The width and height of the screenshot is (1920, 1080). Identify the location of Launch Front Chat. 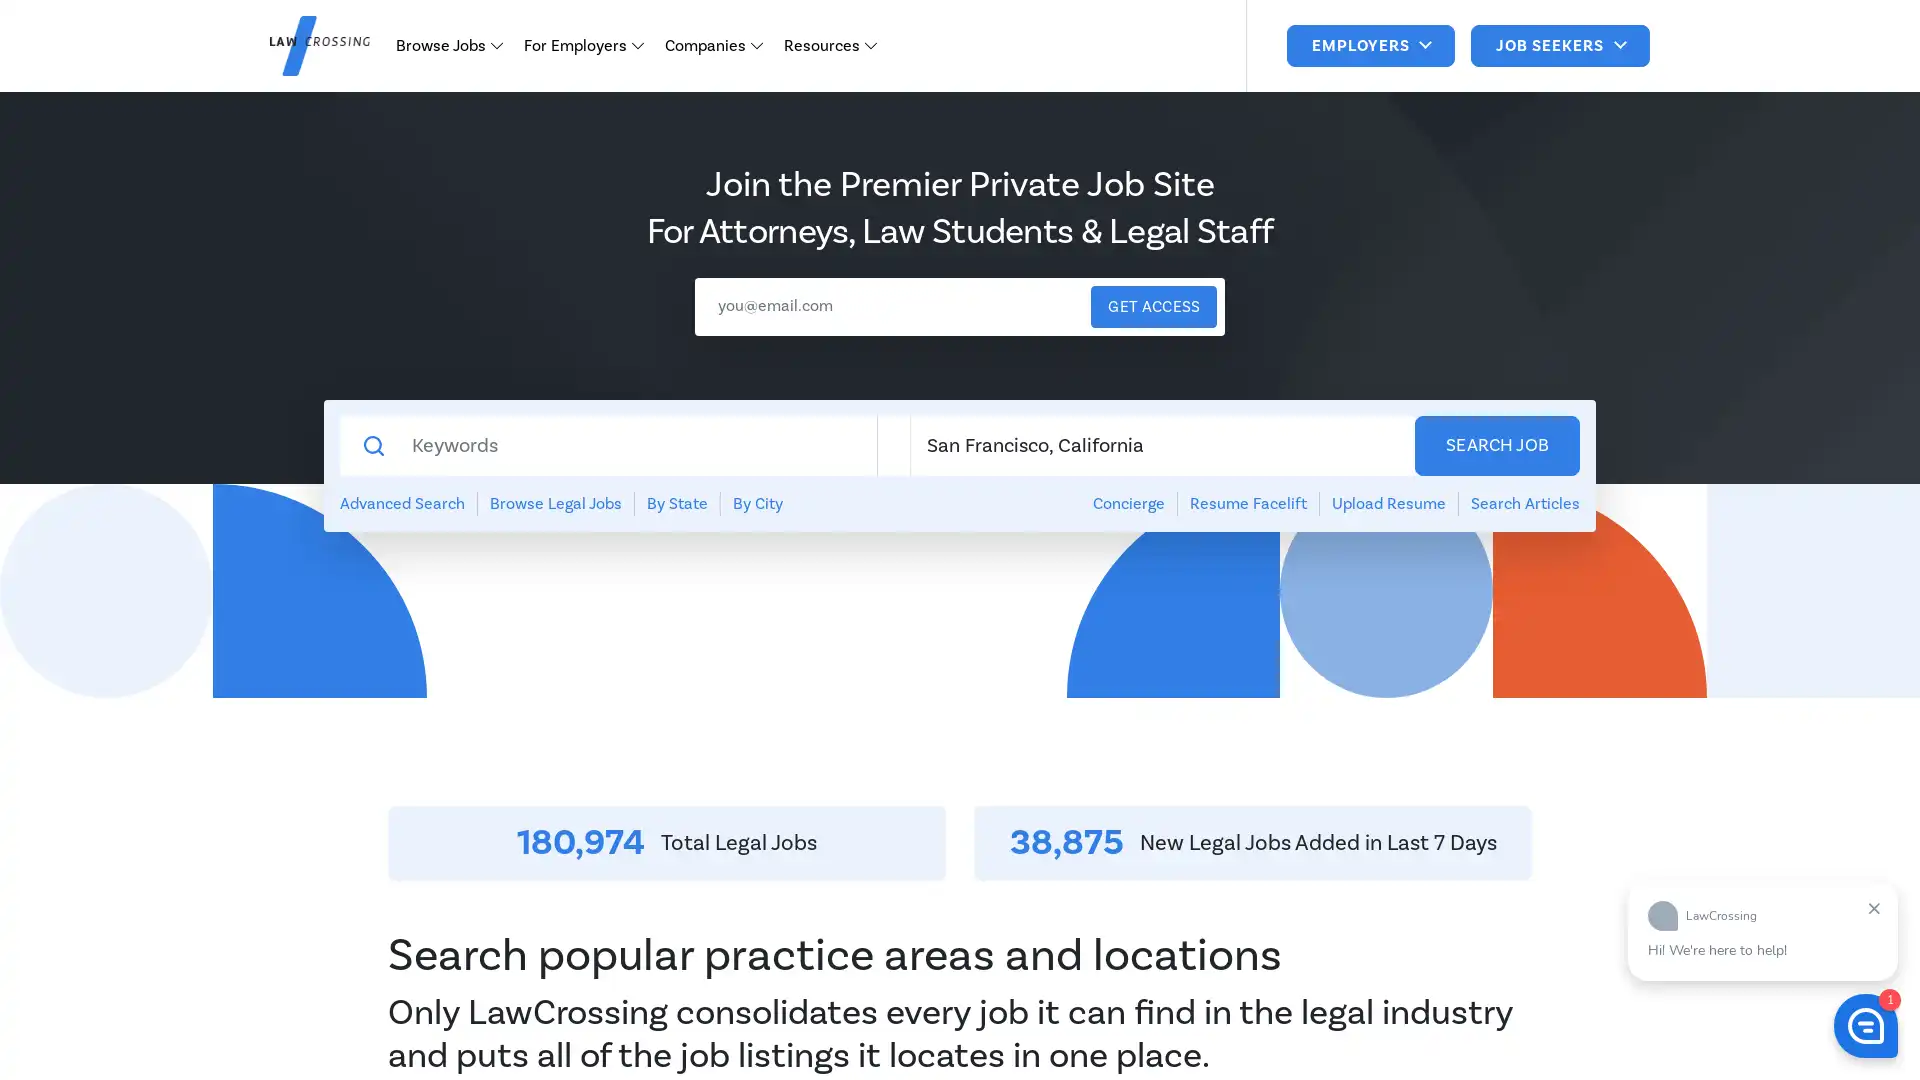
(1865, 1026).